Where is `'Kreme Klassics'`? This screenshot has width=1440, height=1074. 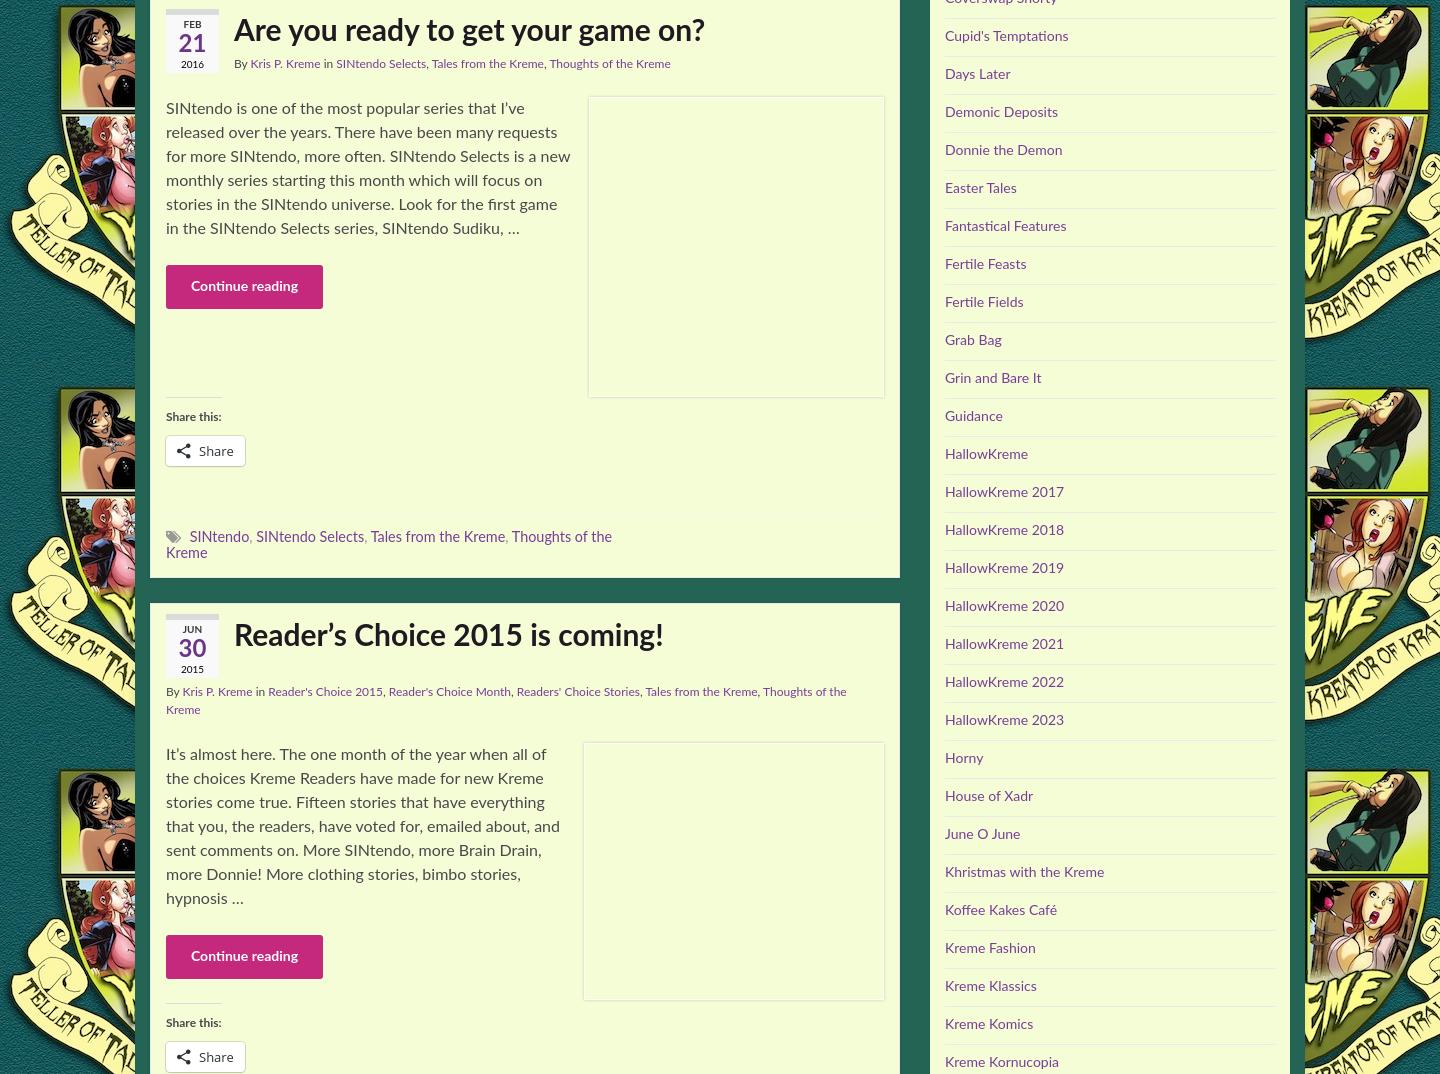
'Kreme Klassics' is located at coordinates (989, 986).